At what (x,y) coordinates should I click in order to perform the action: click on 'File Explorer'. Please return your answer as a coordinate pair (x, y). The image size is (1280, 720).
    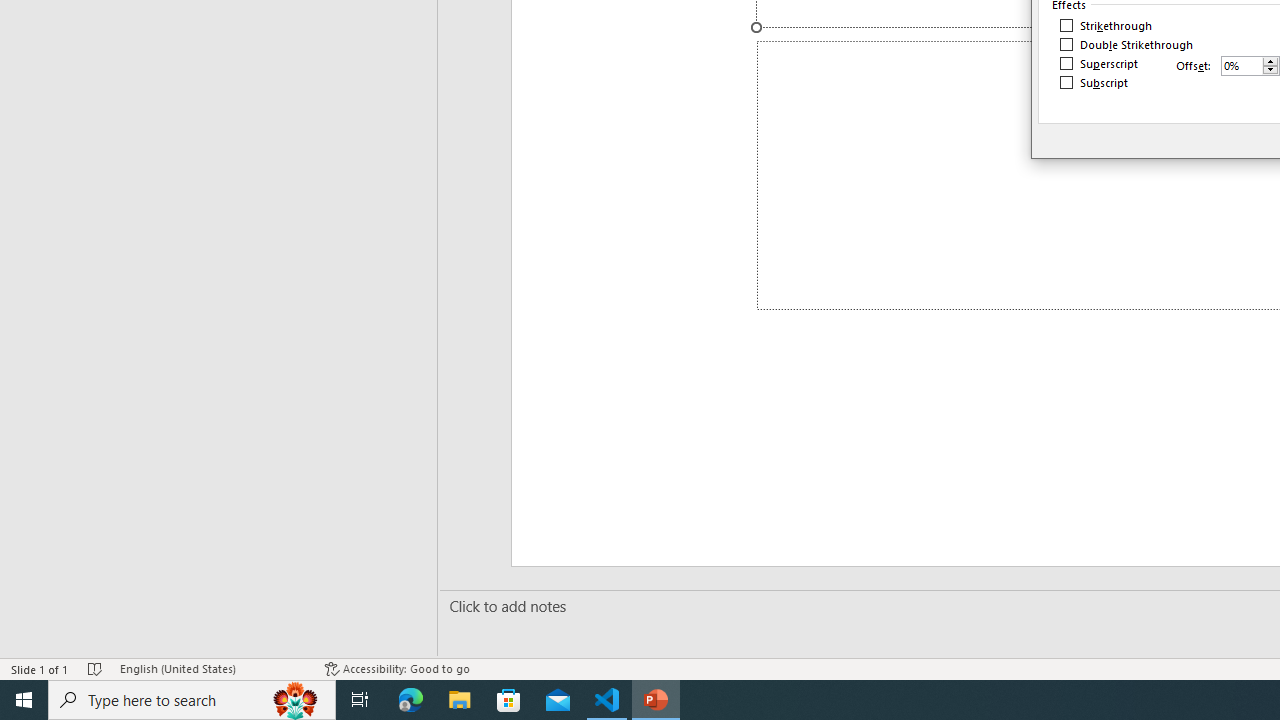
    Looking at the image, I should click on (459, 698).